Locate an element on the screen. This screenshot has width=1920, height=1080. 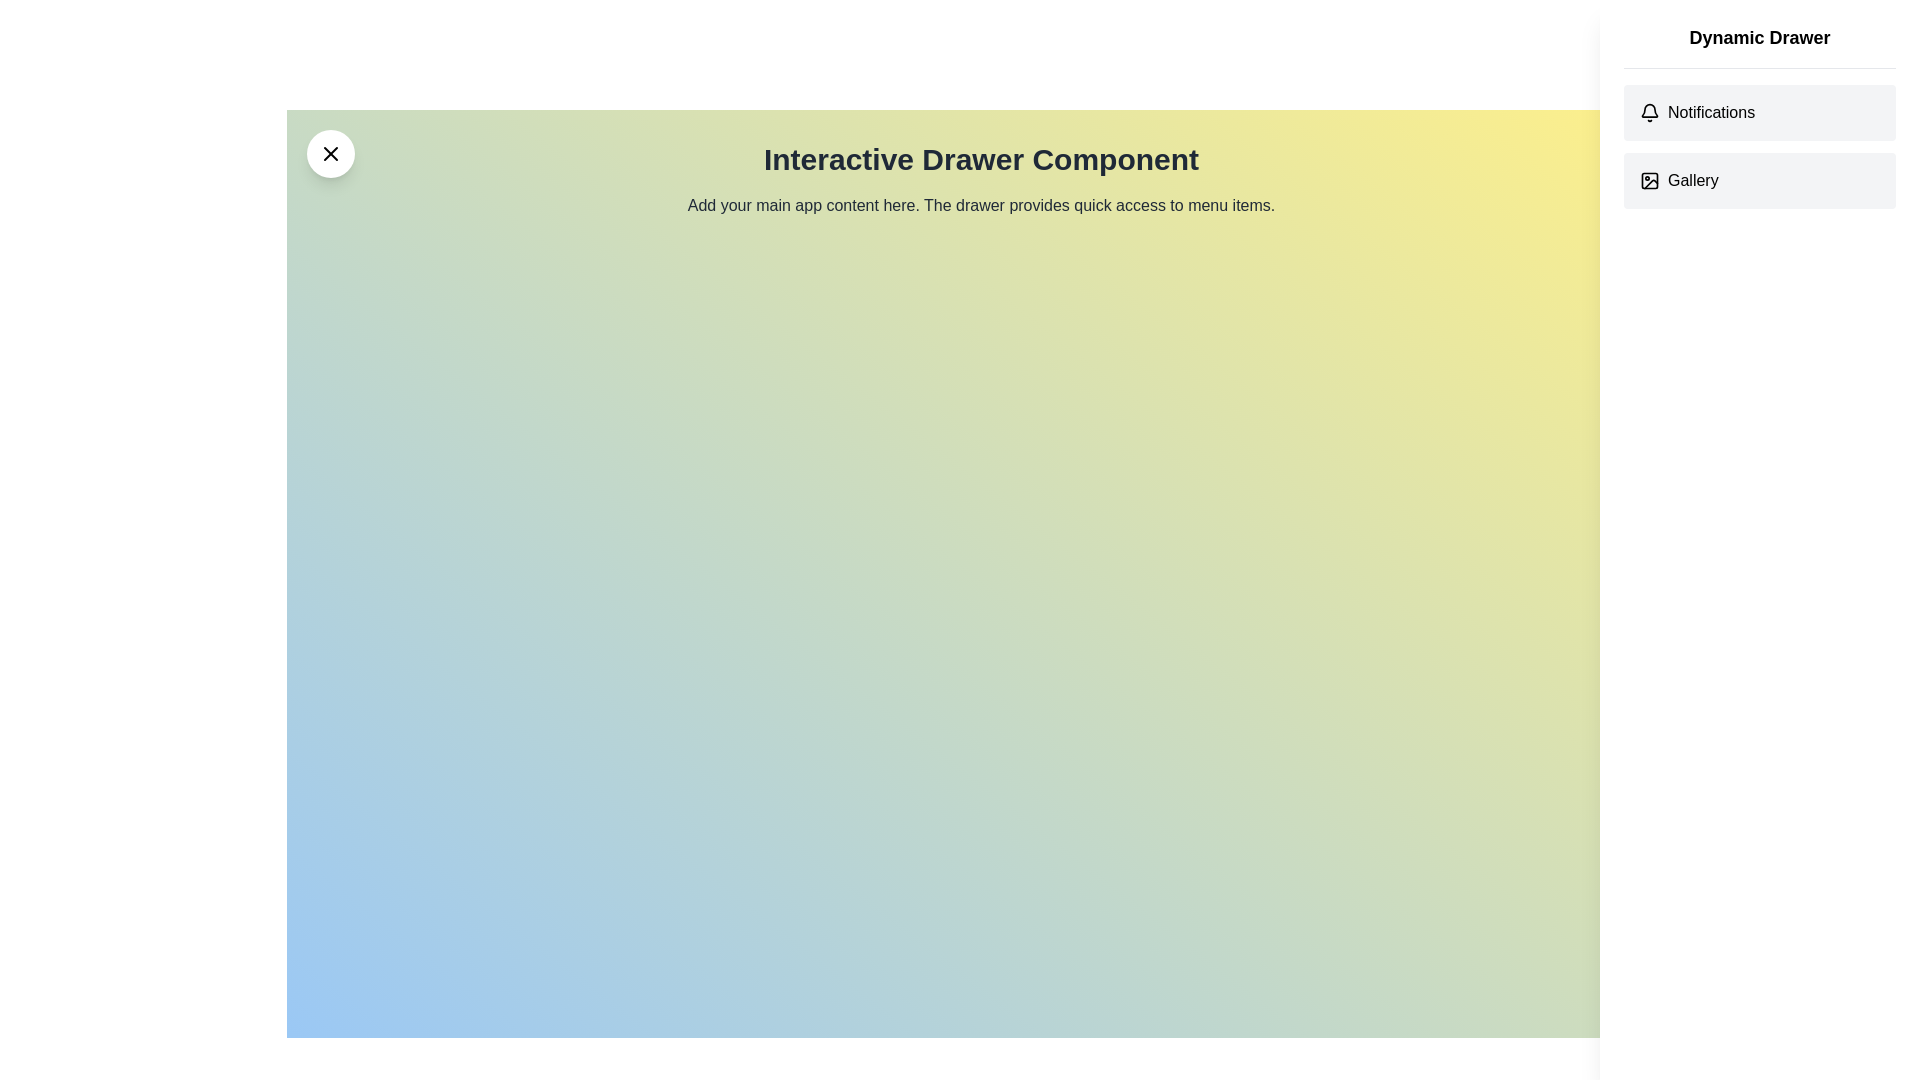
bold text element labeled 'Interactive Drawer Component', which is styled in a large font size and centered on a gradient background is located at coordinates (981, 158).